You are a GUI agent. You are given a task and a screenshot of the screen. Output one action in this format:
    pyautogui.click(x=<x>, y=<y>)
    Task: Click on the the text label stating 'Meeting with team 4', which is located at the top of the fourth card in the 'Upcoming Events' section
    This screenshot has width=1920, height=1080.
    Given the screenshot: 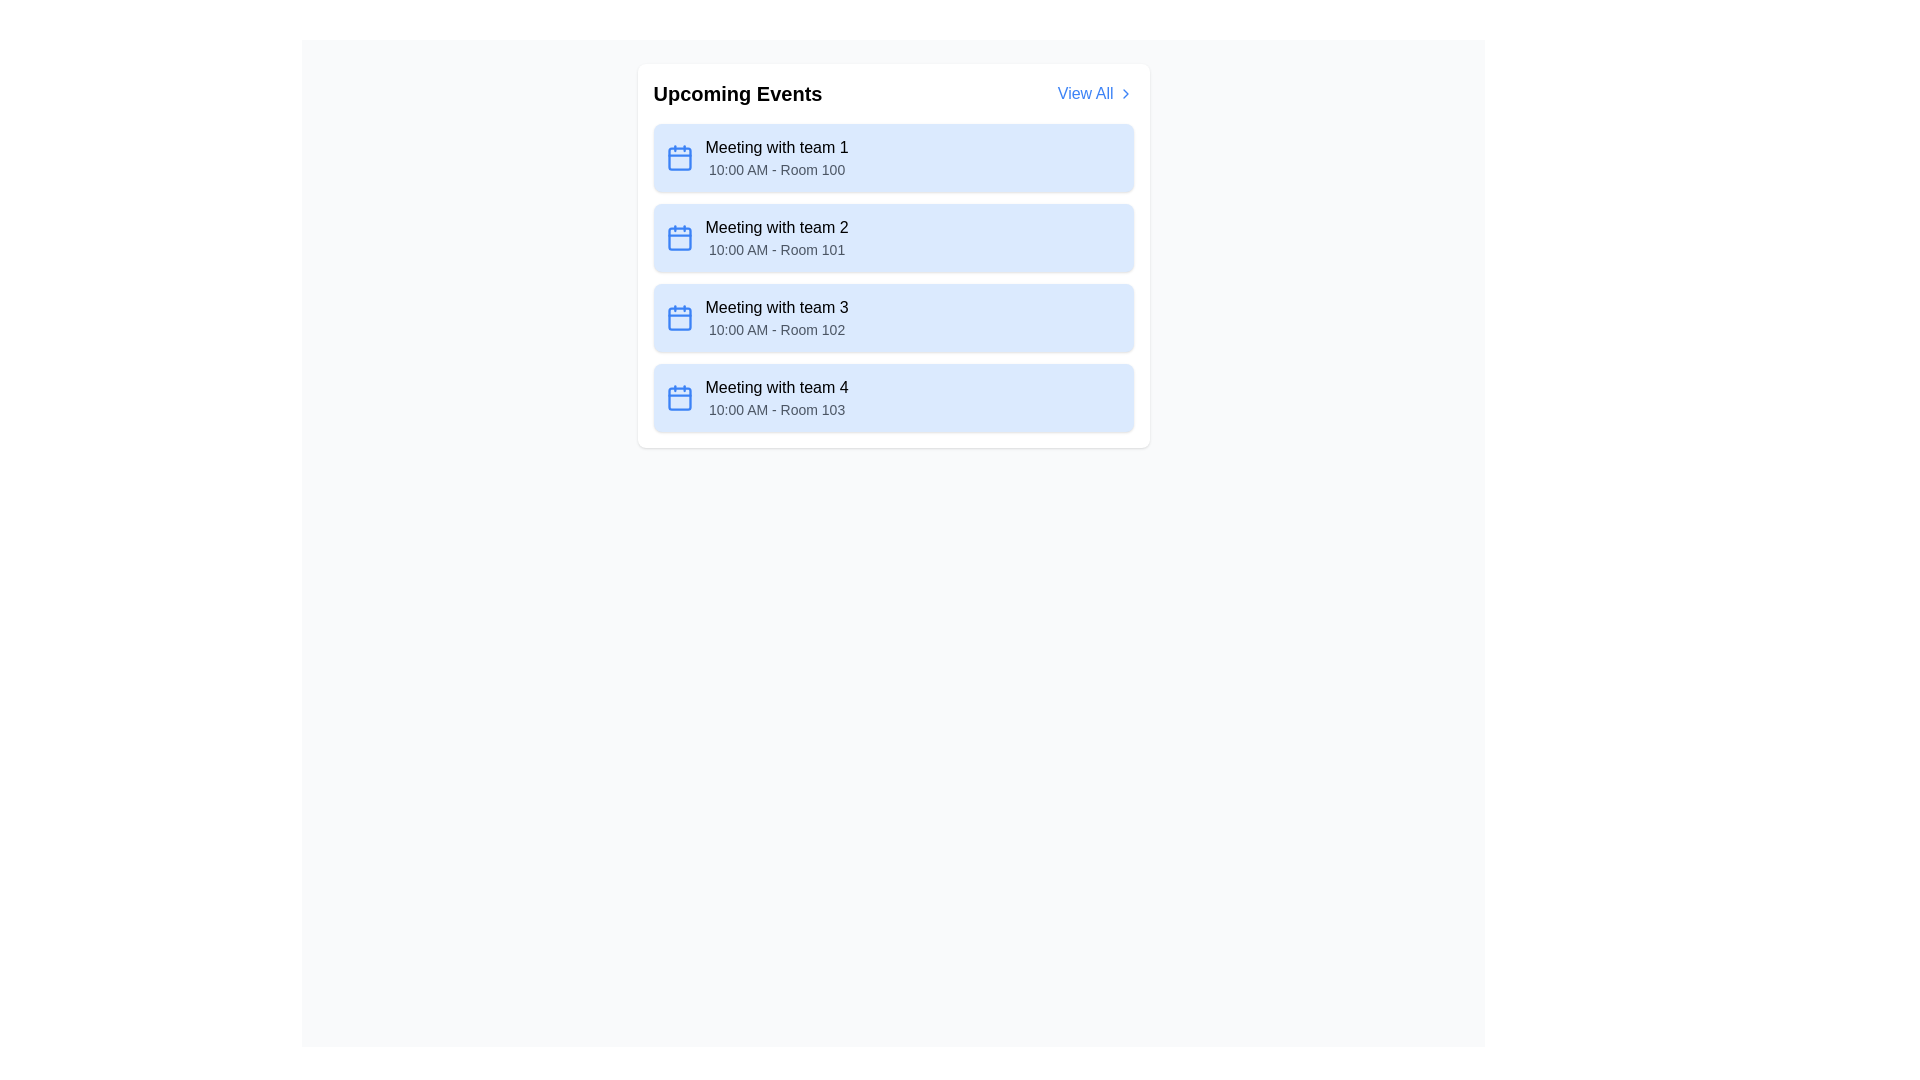 What is the action you would take?
    pyautogui.click(x=776, y=388)
    